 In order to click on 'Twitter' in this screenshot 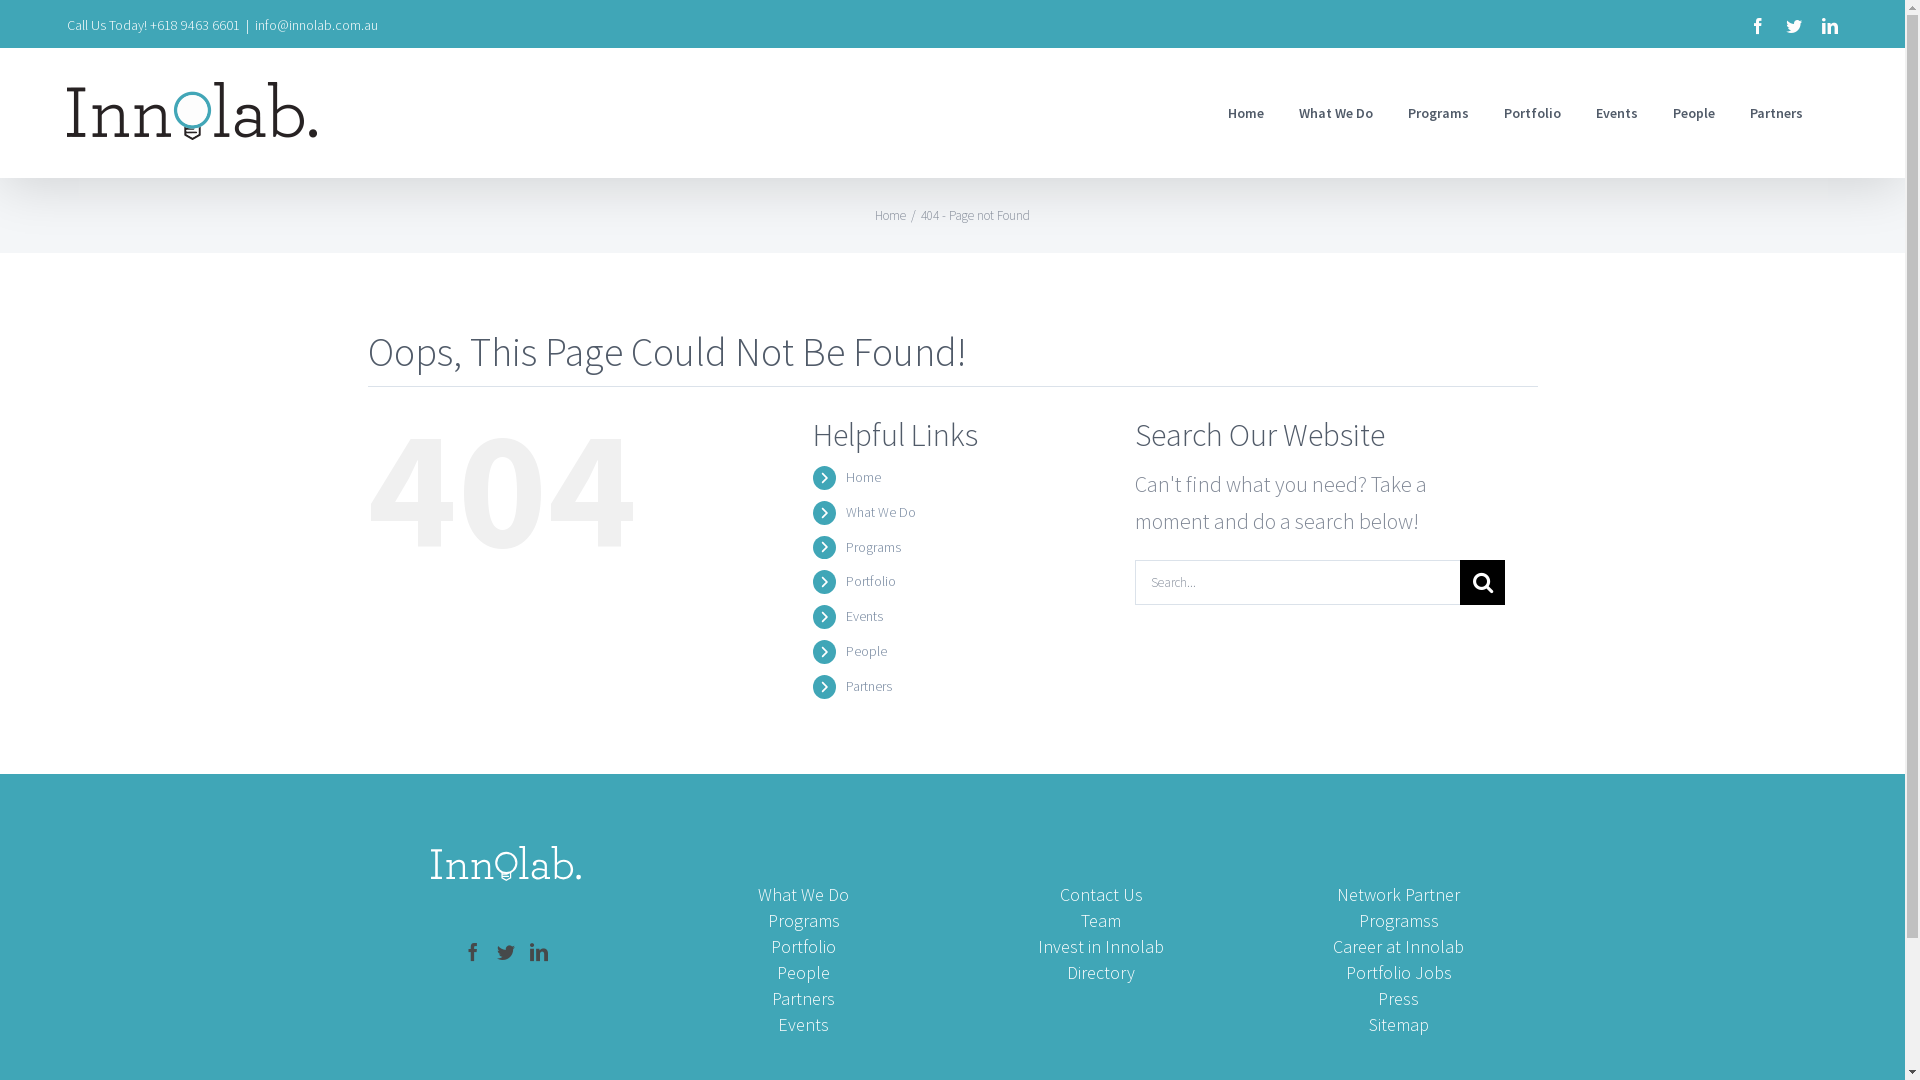, I will do `click(1794, 26)`.